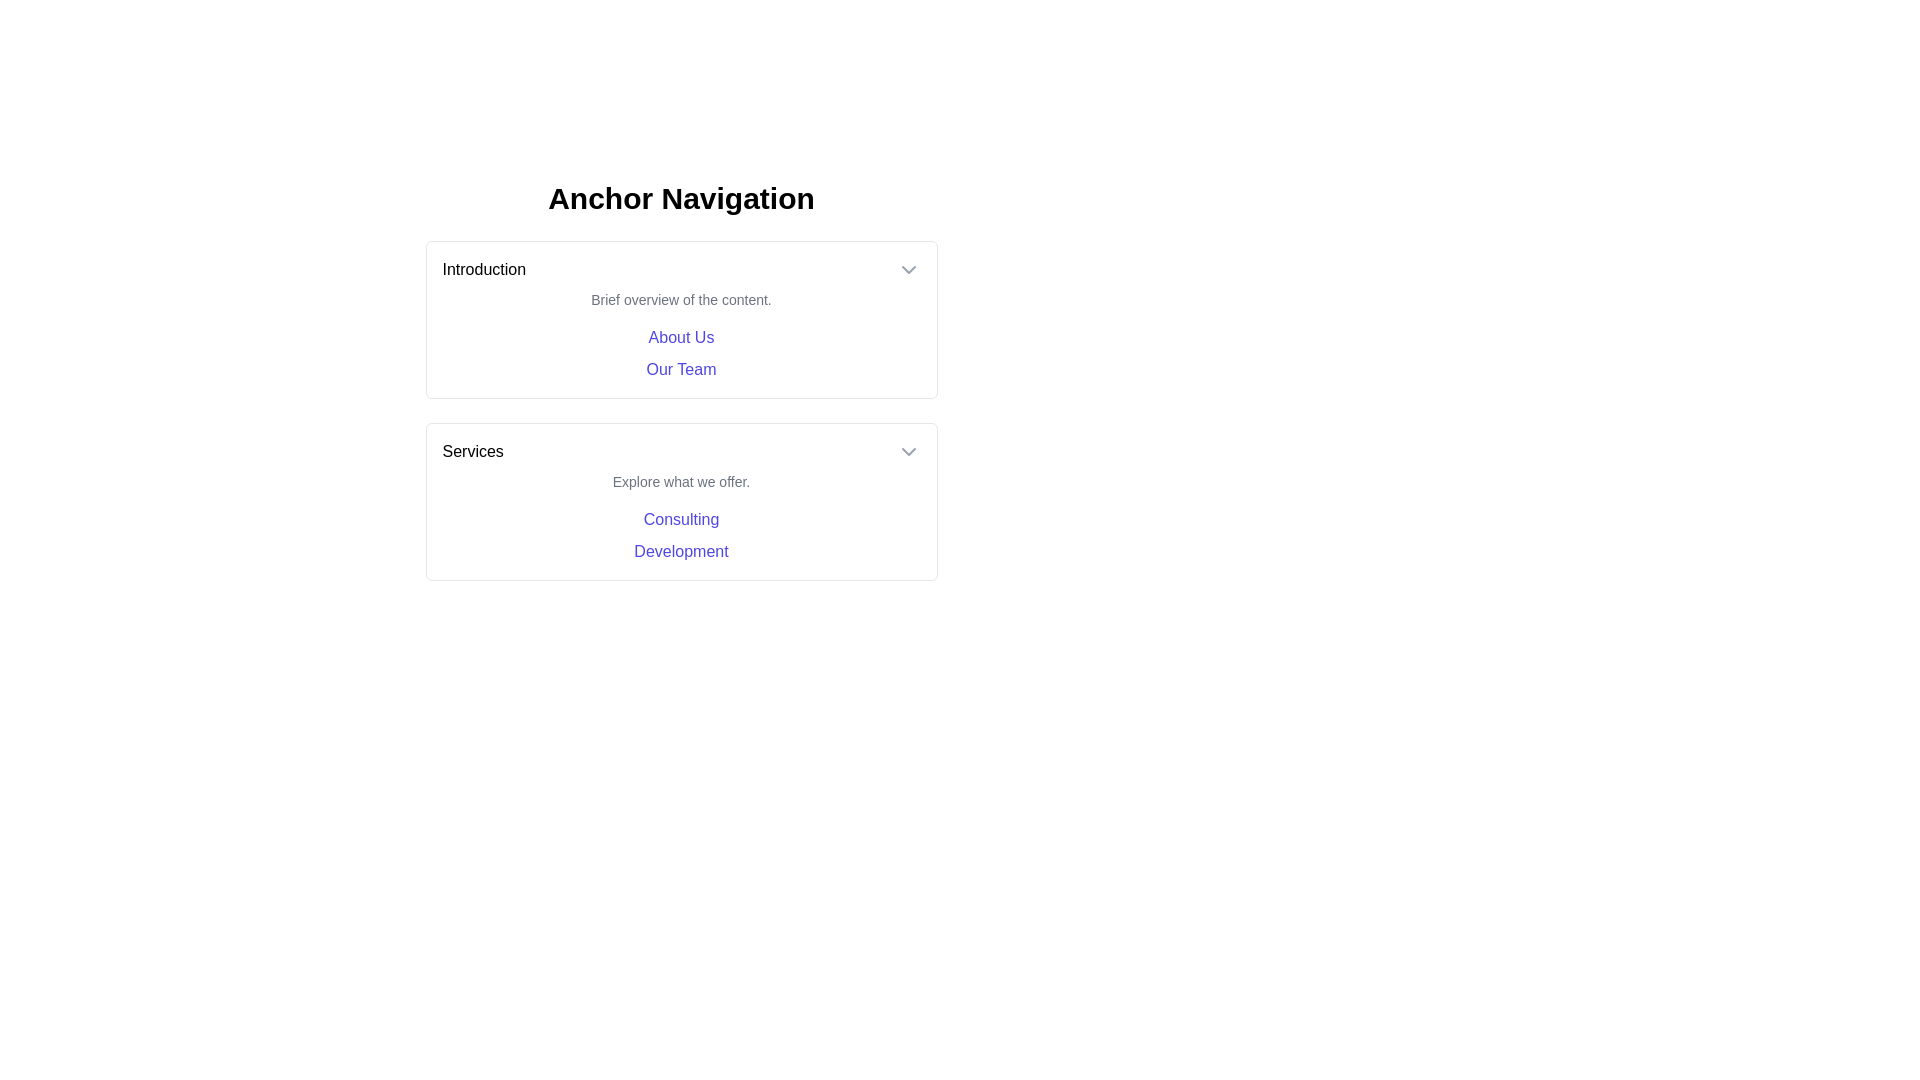 The height and width of the screenshot is (1080, 1920). Describe the element at coordinates (681, 500) in the screenshot. I see `the 'Consulting' and 'Development' links in the 'Services' collapsible section to trigger tooltips or styling effects` at that location.